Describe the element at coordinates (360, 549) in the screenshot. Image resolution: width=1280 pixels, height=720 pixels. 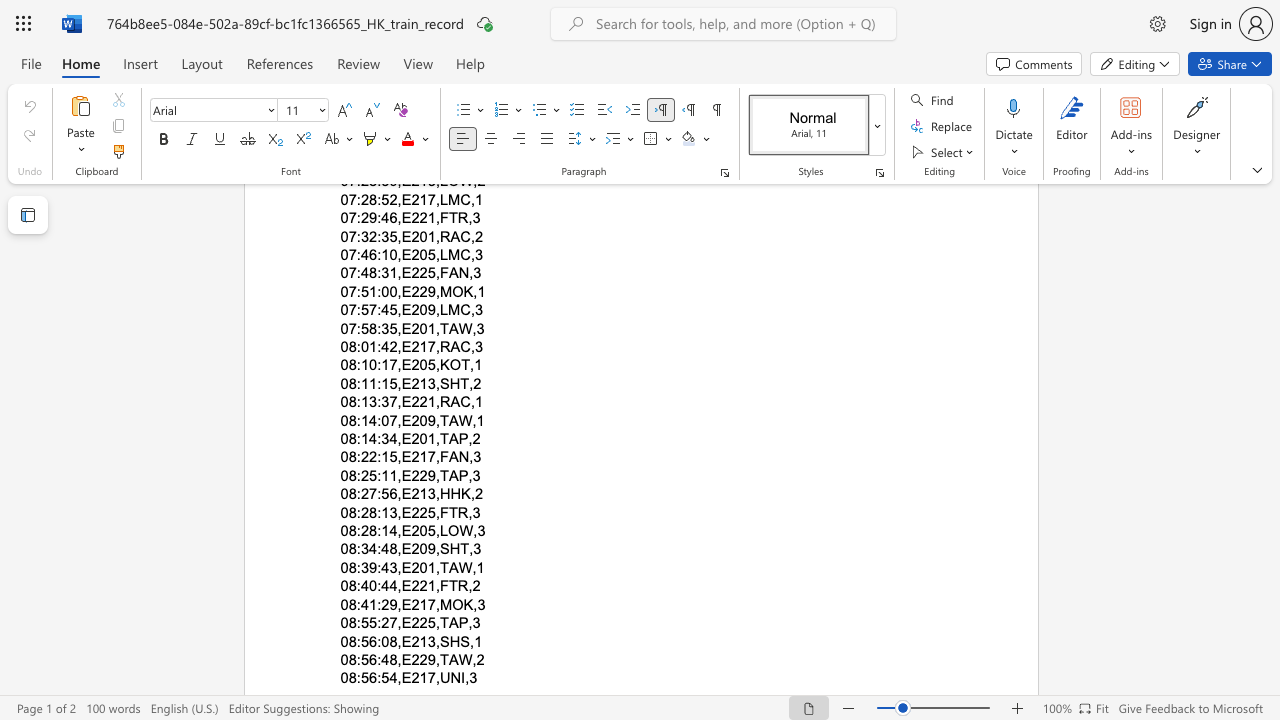
I see `the subset text "34:48," within the text "08:34:48,E209,SHT,3"` at that location.